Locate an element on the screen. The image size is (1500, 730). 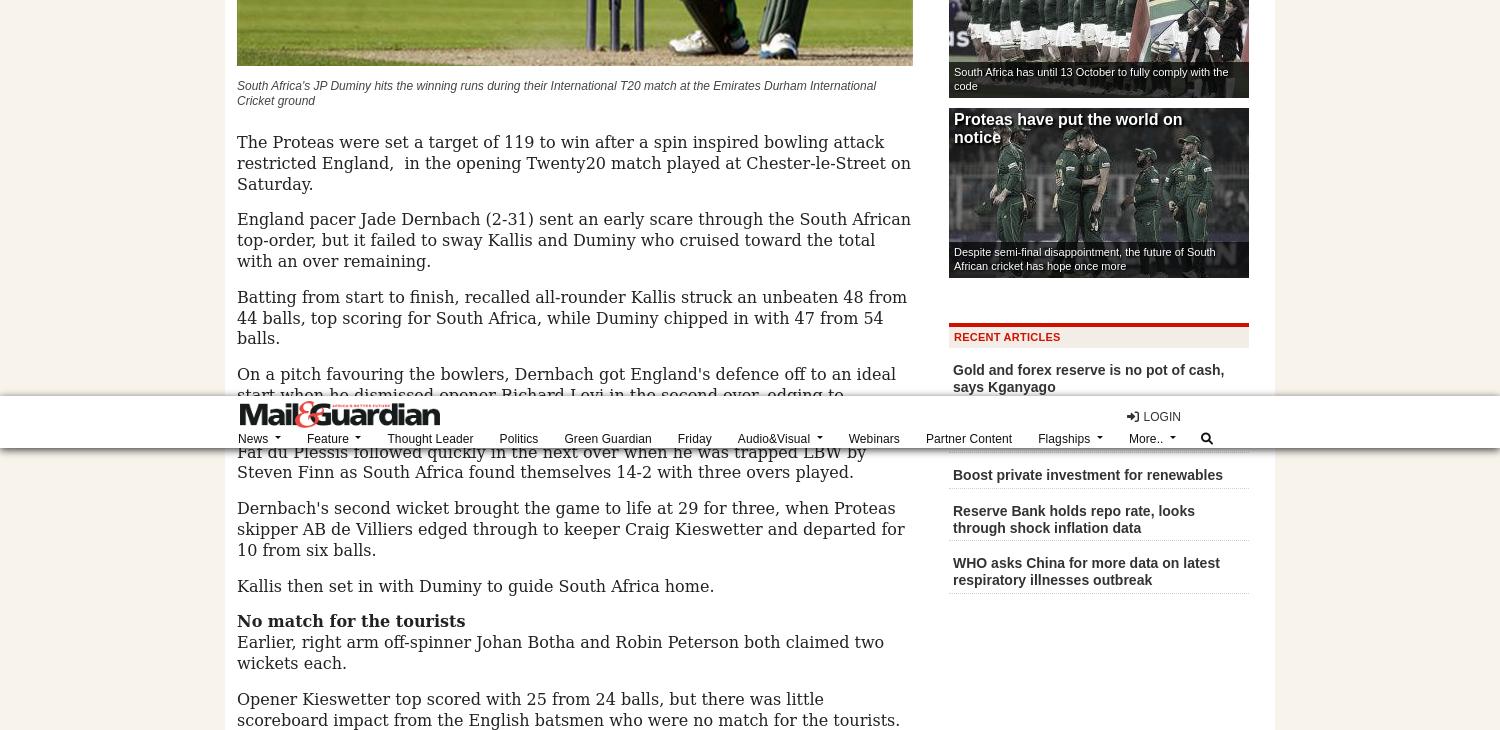
'Terms of Service and Security' is located at coordinates (867, 199).